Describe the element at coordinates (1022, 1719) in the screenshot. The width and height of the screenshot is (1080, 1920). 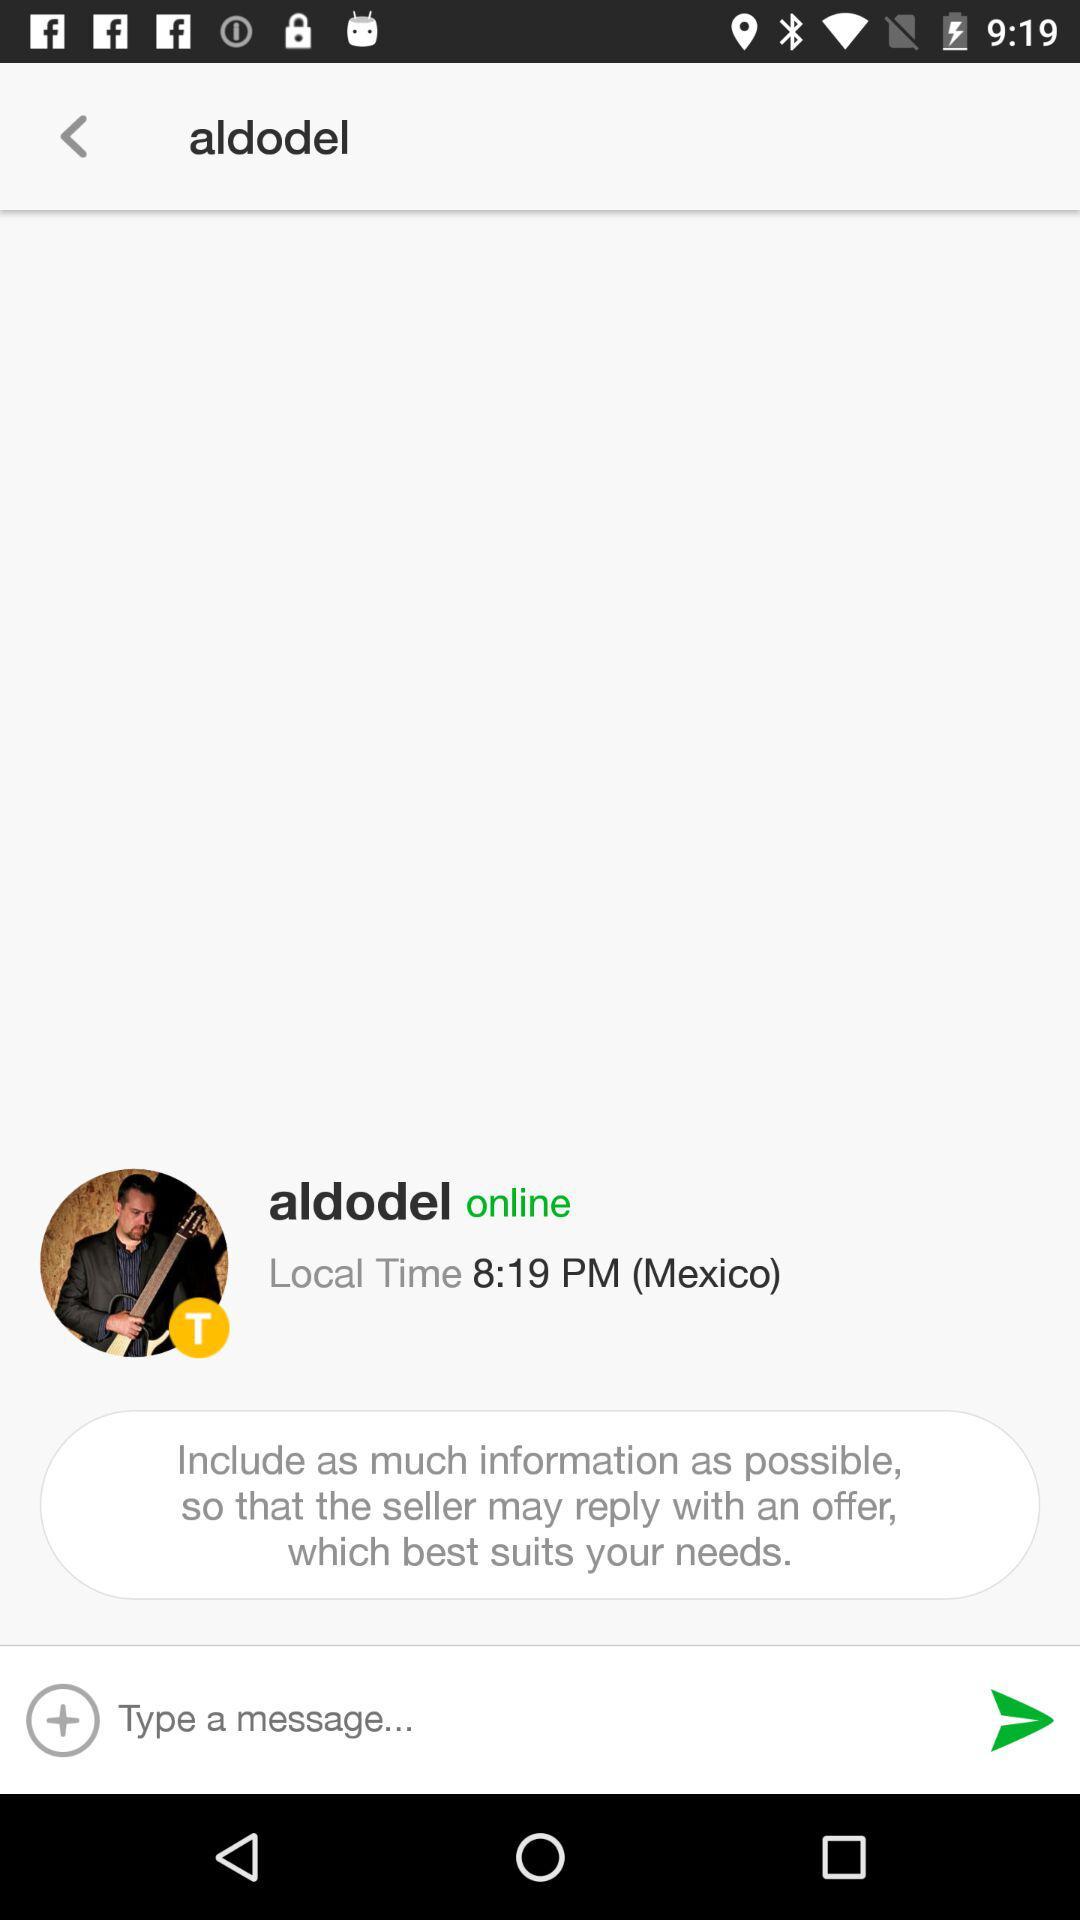
I see `the send icon` at that location.